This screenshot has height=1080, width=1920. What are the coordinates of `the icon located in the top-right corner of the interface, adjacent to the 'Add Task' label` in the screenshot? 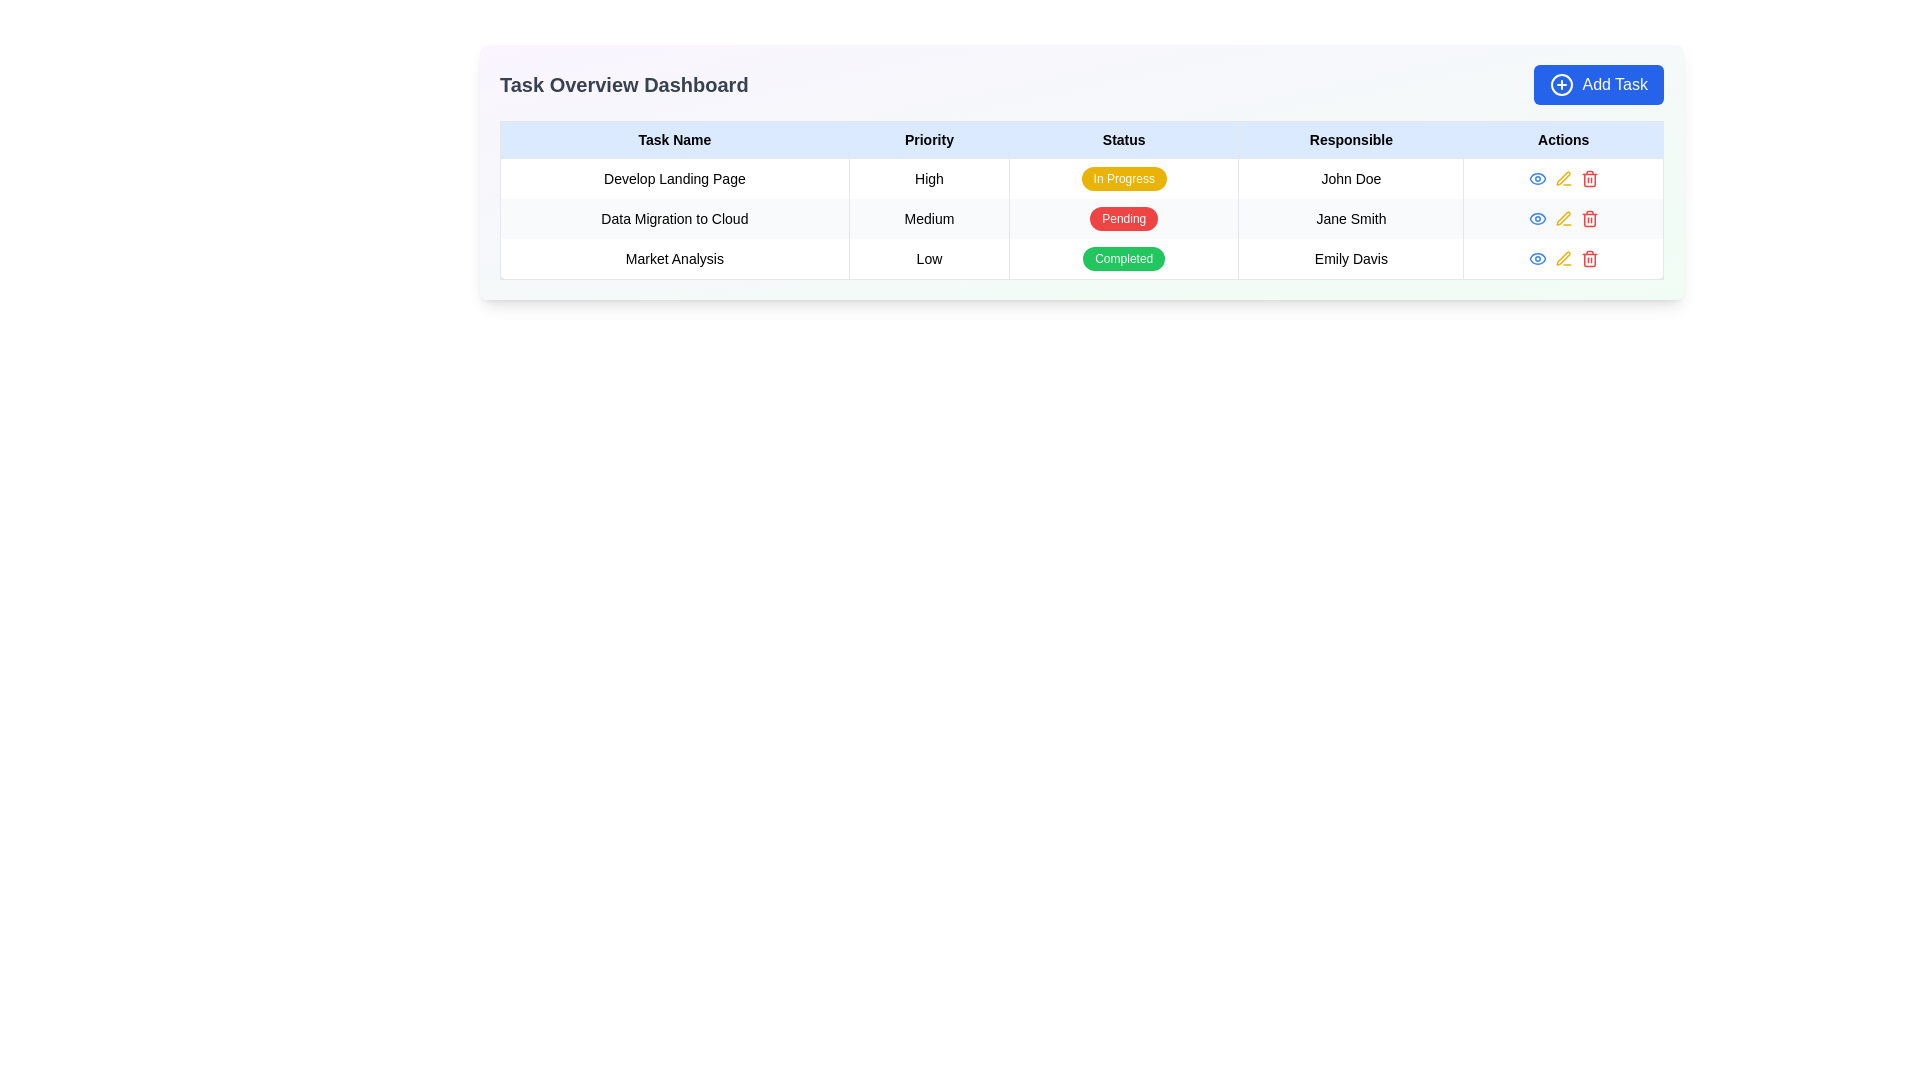 It's located at (1561, 83).